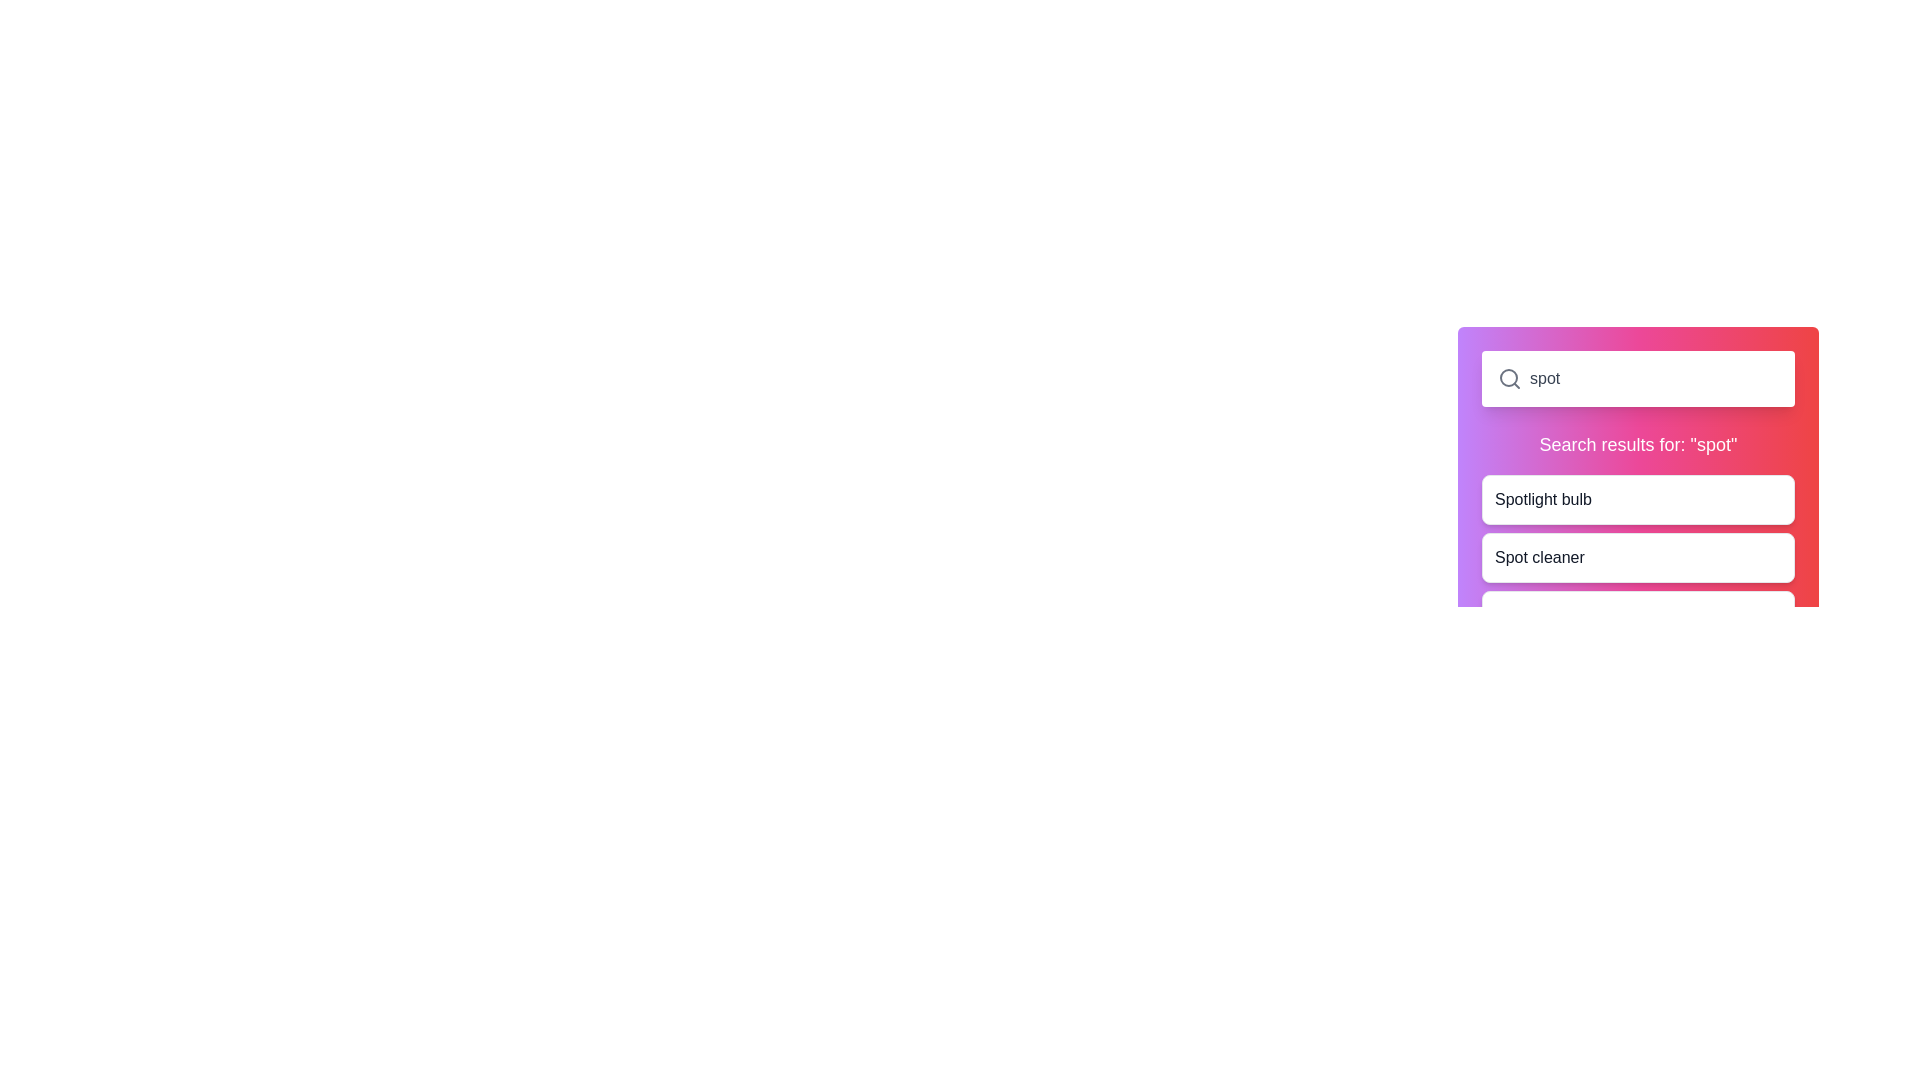 This screenshot has height=1080, width=1920. Describe the element at coordinates (1538, 558) in the screenshot. I see `the 'Spot cleaner' text label, which is displayed in a medium-weight dark gray font on a rounded white card` at that location.